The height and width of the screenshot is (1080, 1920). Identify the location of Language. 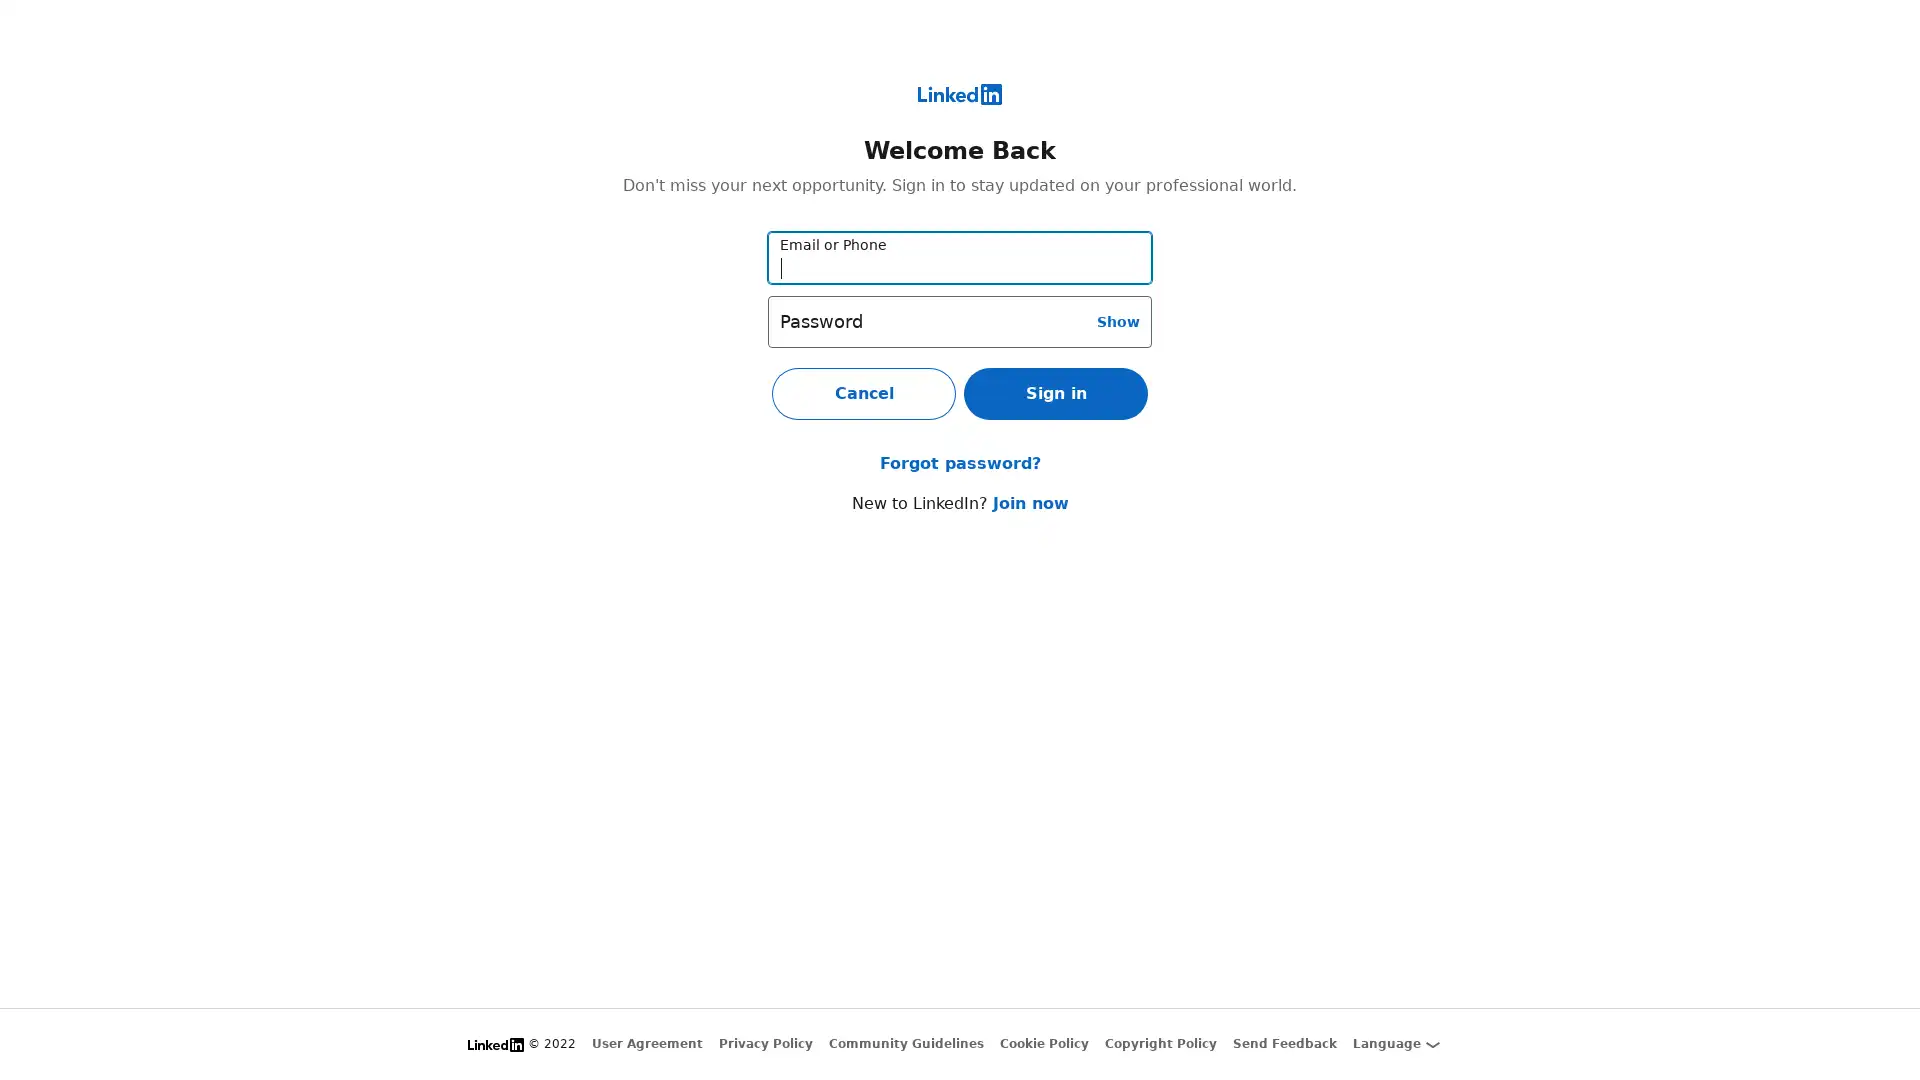
(1395, 1043).